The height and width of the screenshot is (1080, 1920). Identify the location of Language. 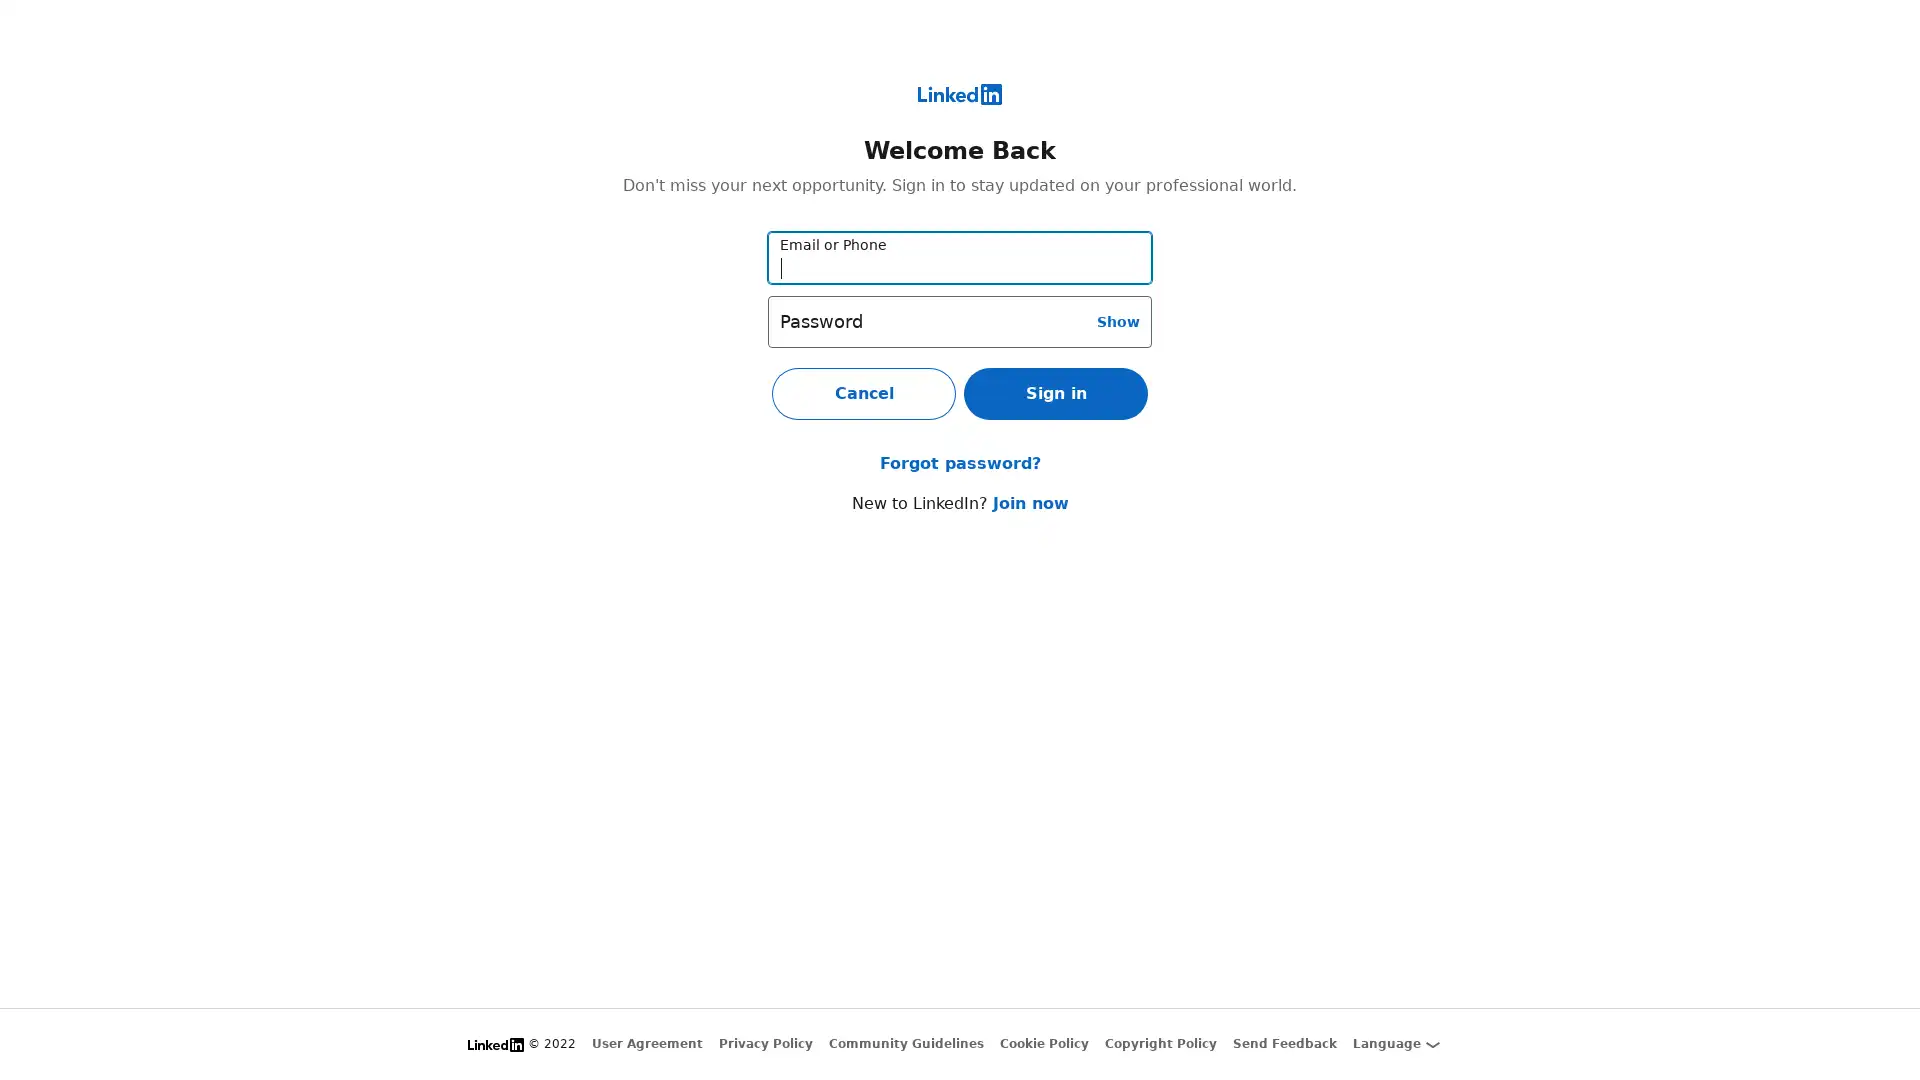
(1395, 1043).